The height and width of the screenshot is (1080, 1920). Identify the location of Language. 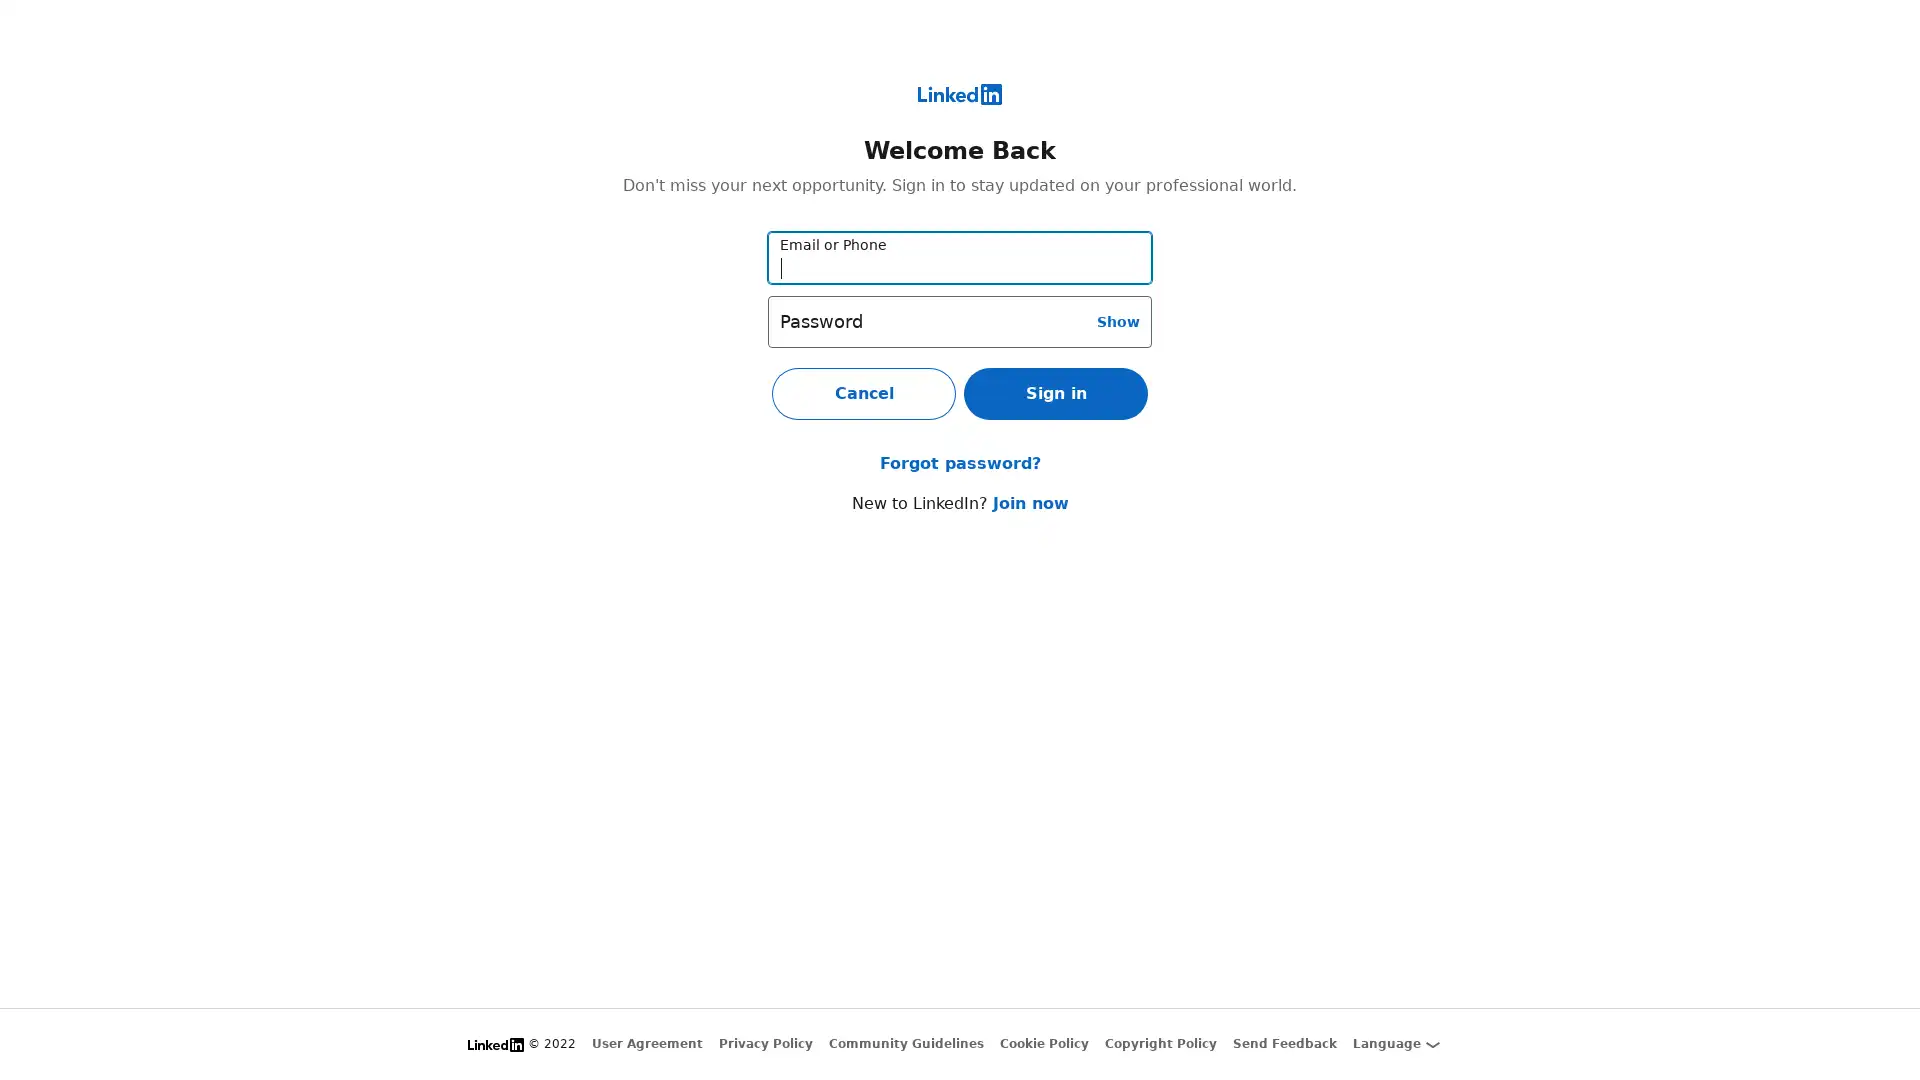
(1395, 1043).